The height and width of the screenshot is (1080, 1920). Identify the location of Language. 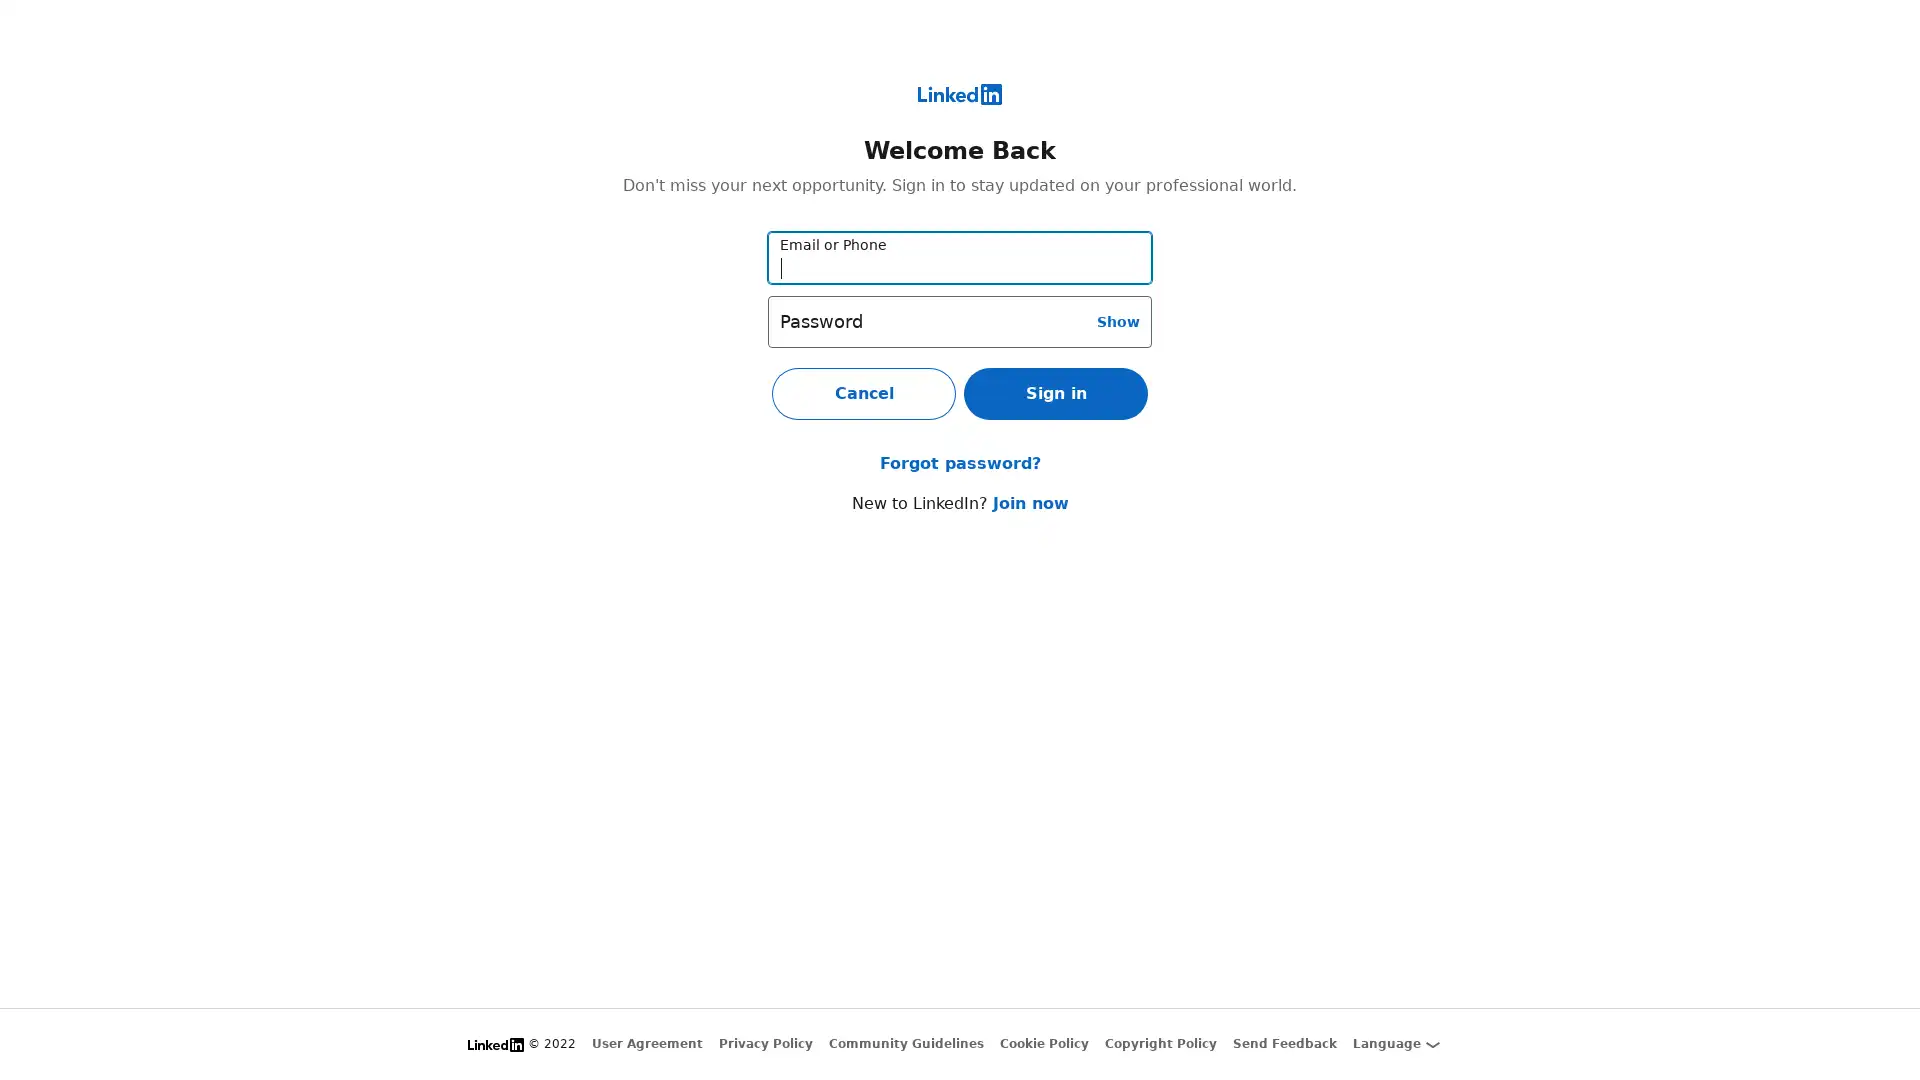
(1395, 1043).